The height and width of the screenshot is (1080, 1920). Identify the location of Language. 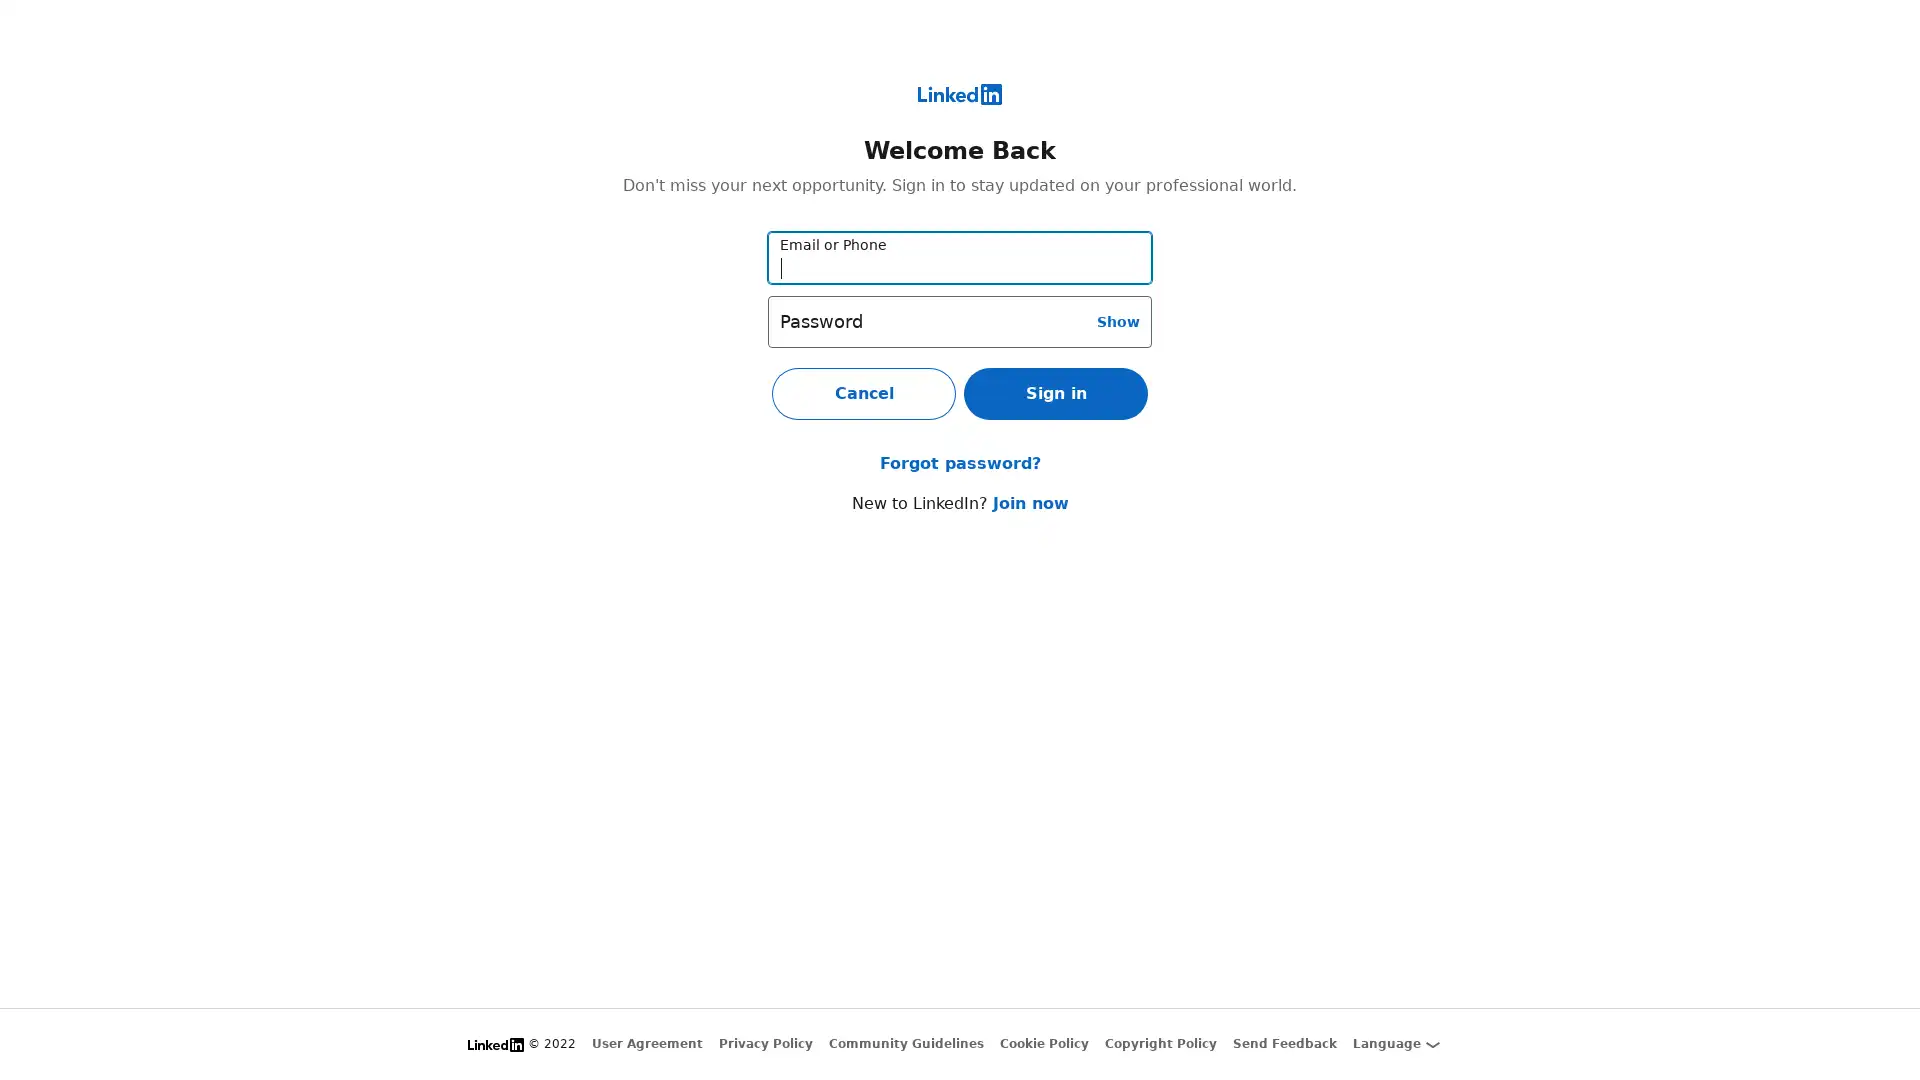
(1395, 1043).